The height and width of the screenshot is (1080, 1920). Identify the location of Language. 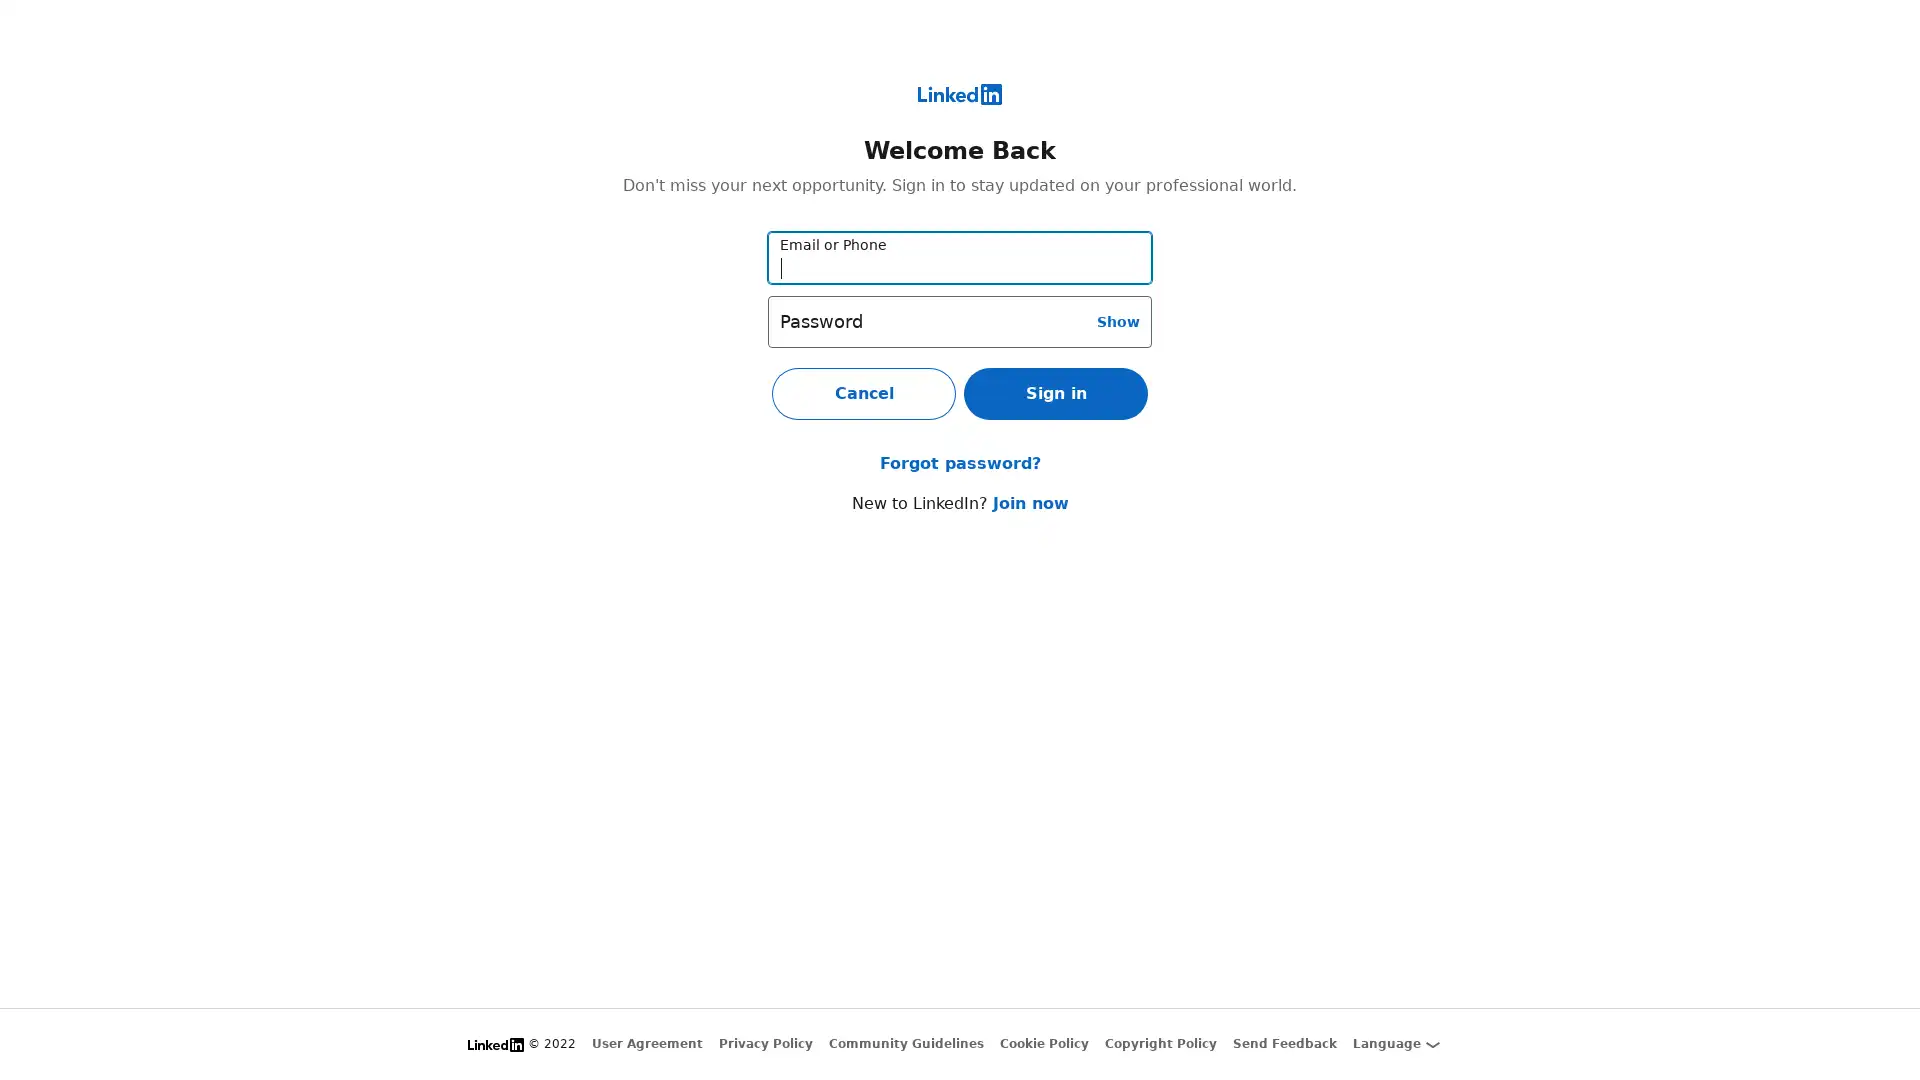
(1395, 1043).